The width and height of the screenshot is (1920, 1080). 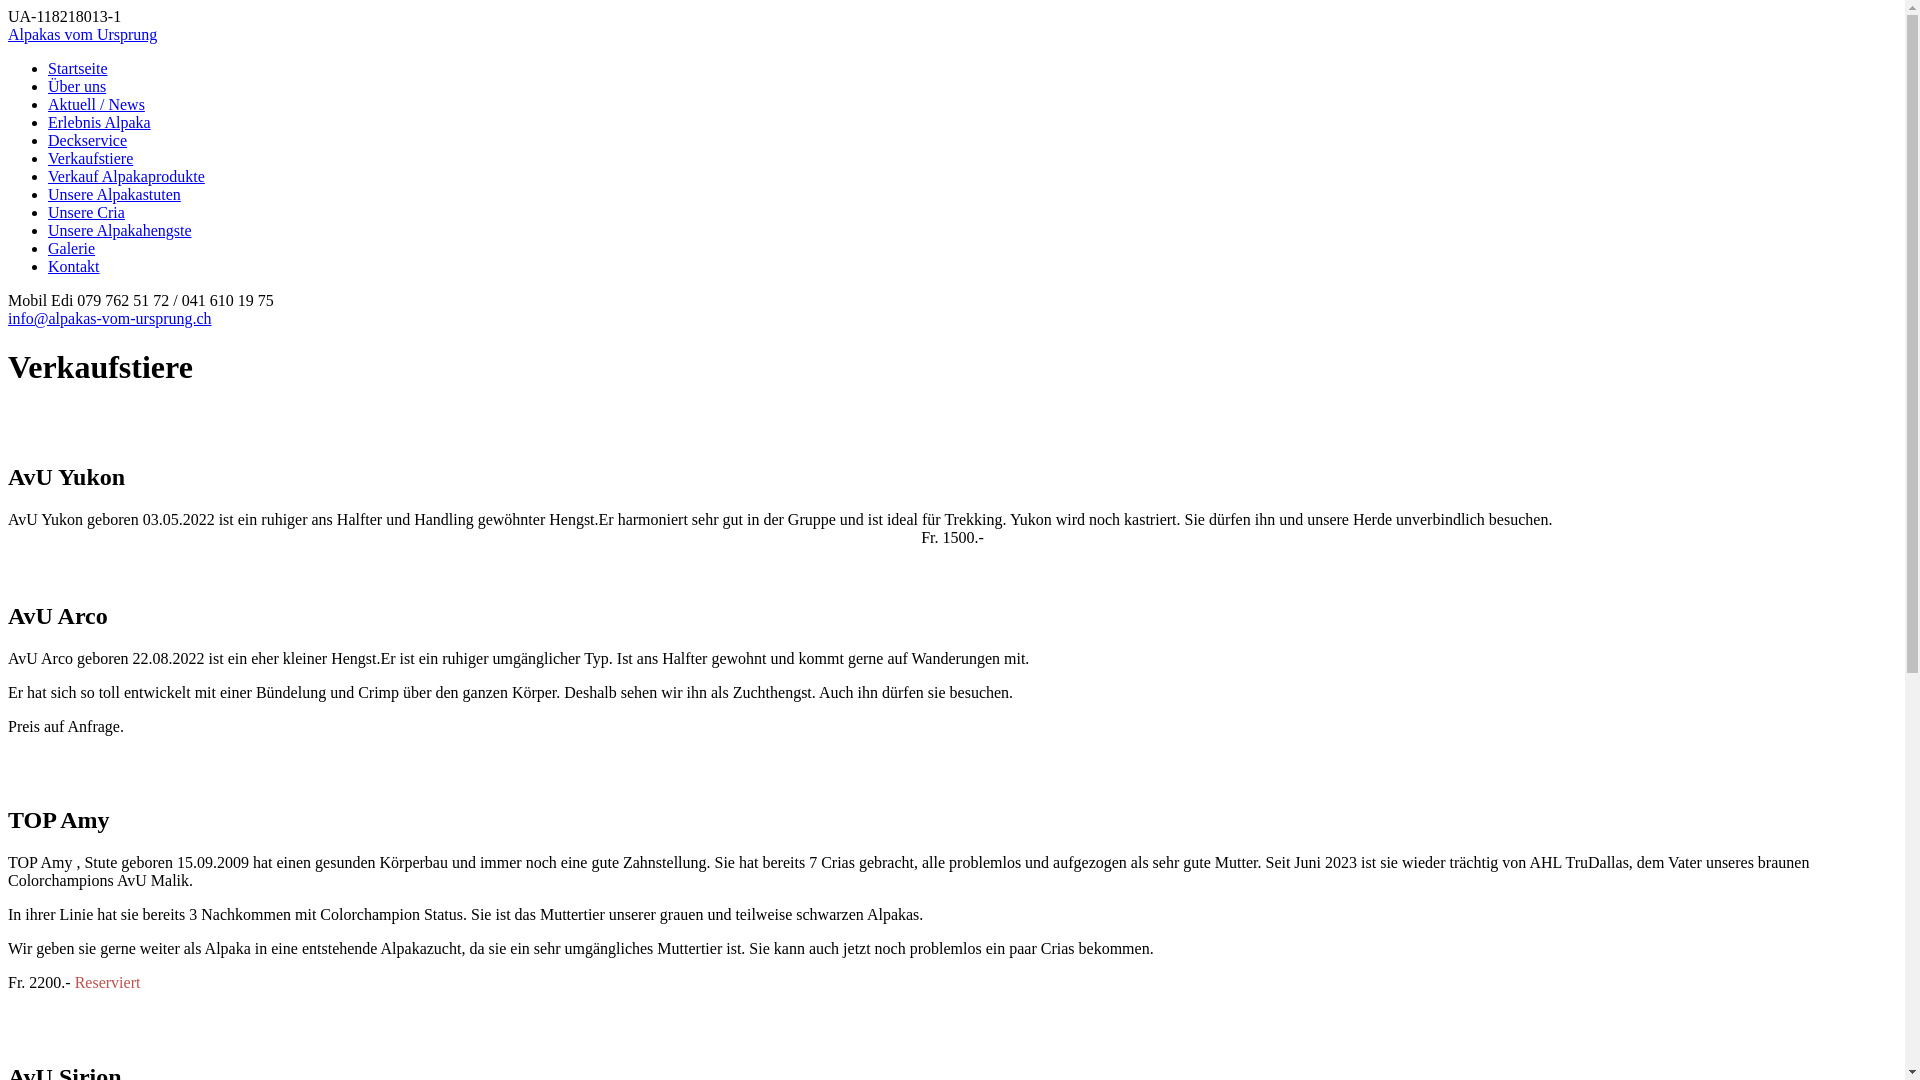 I want to click on 'Alpakas vom Ursprung', so click(x=81, y=34).